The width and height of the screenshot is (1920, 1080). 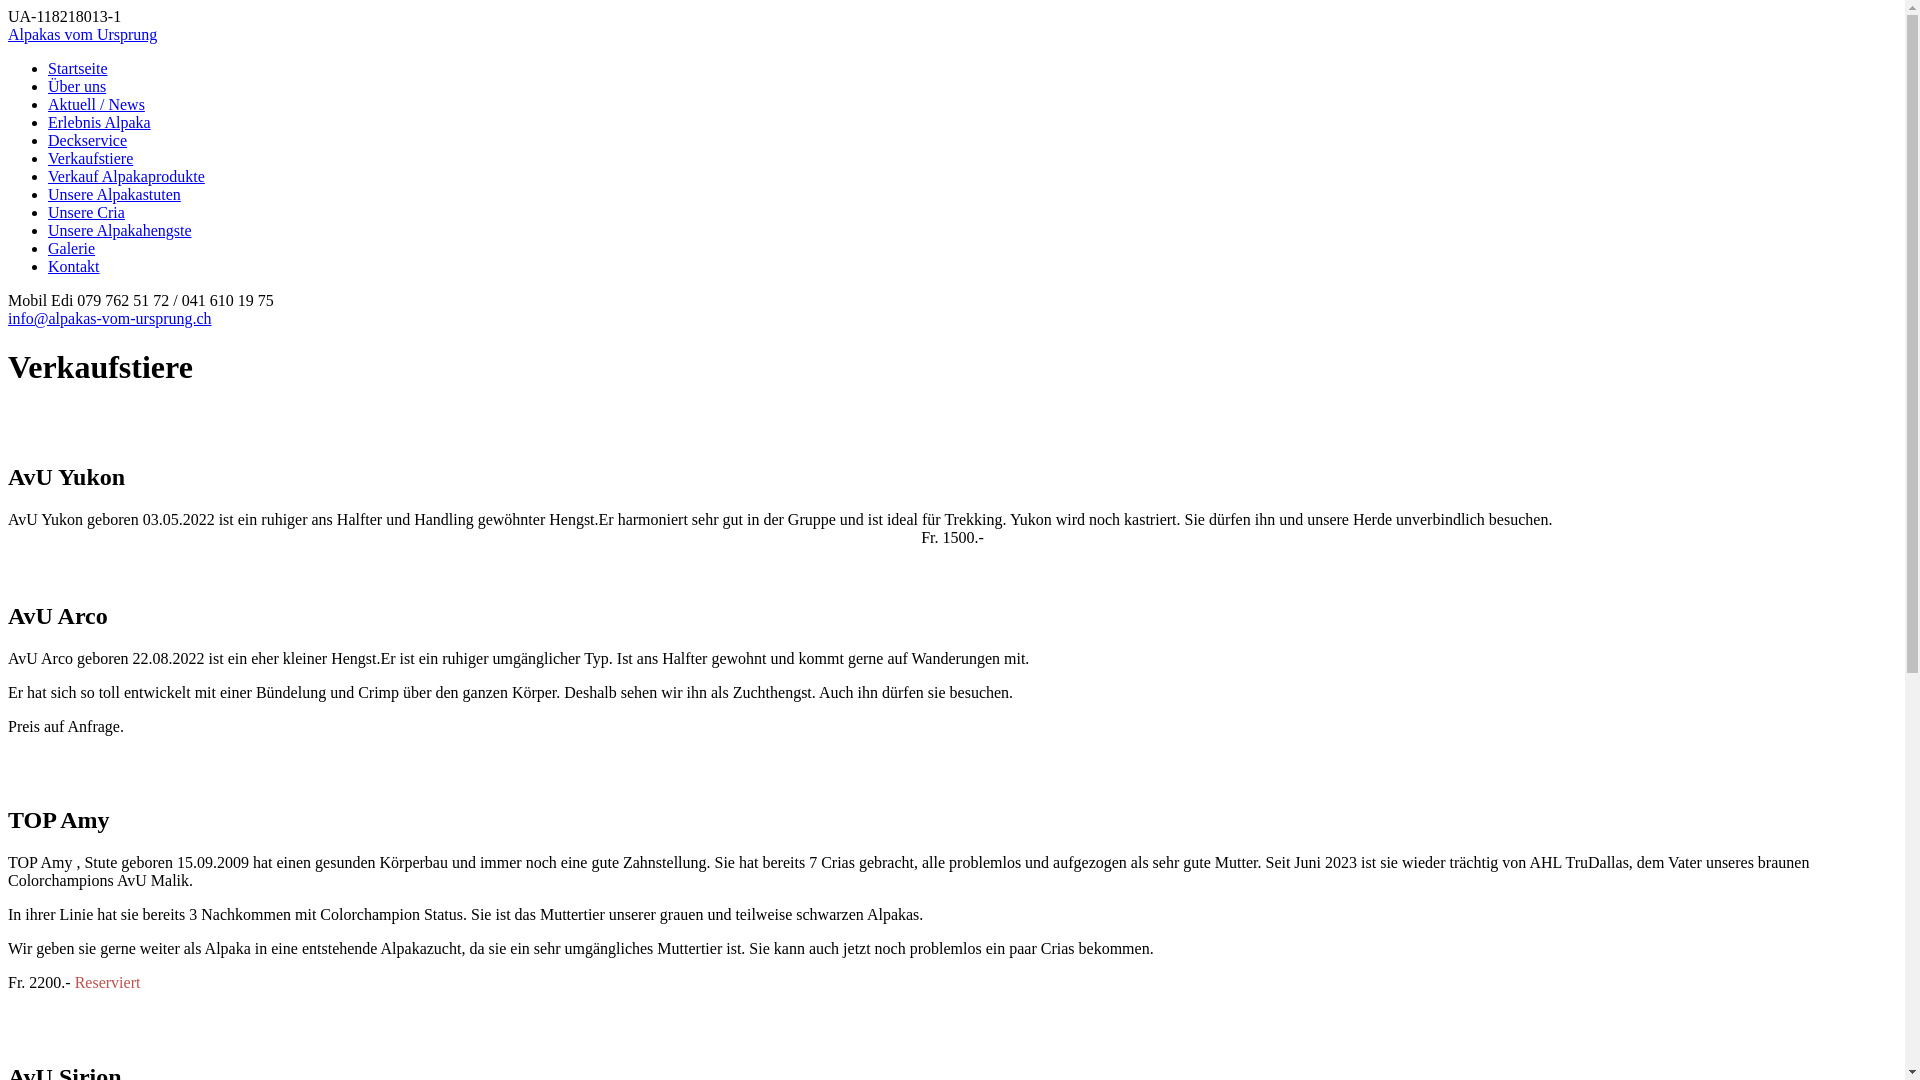 I want to click on 'Alpakas vom Ursprung', so click(x=81, y=34).